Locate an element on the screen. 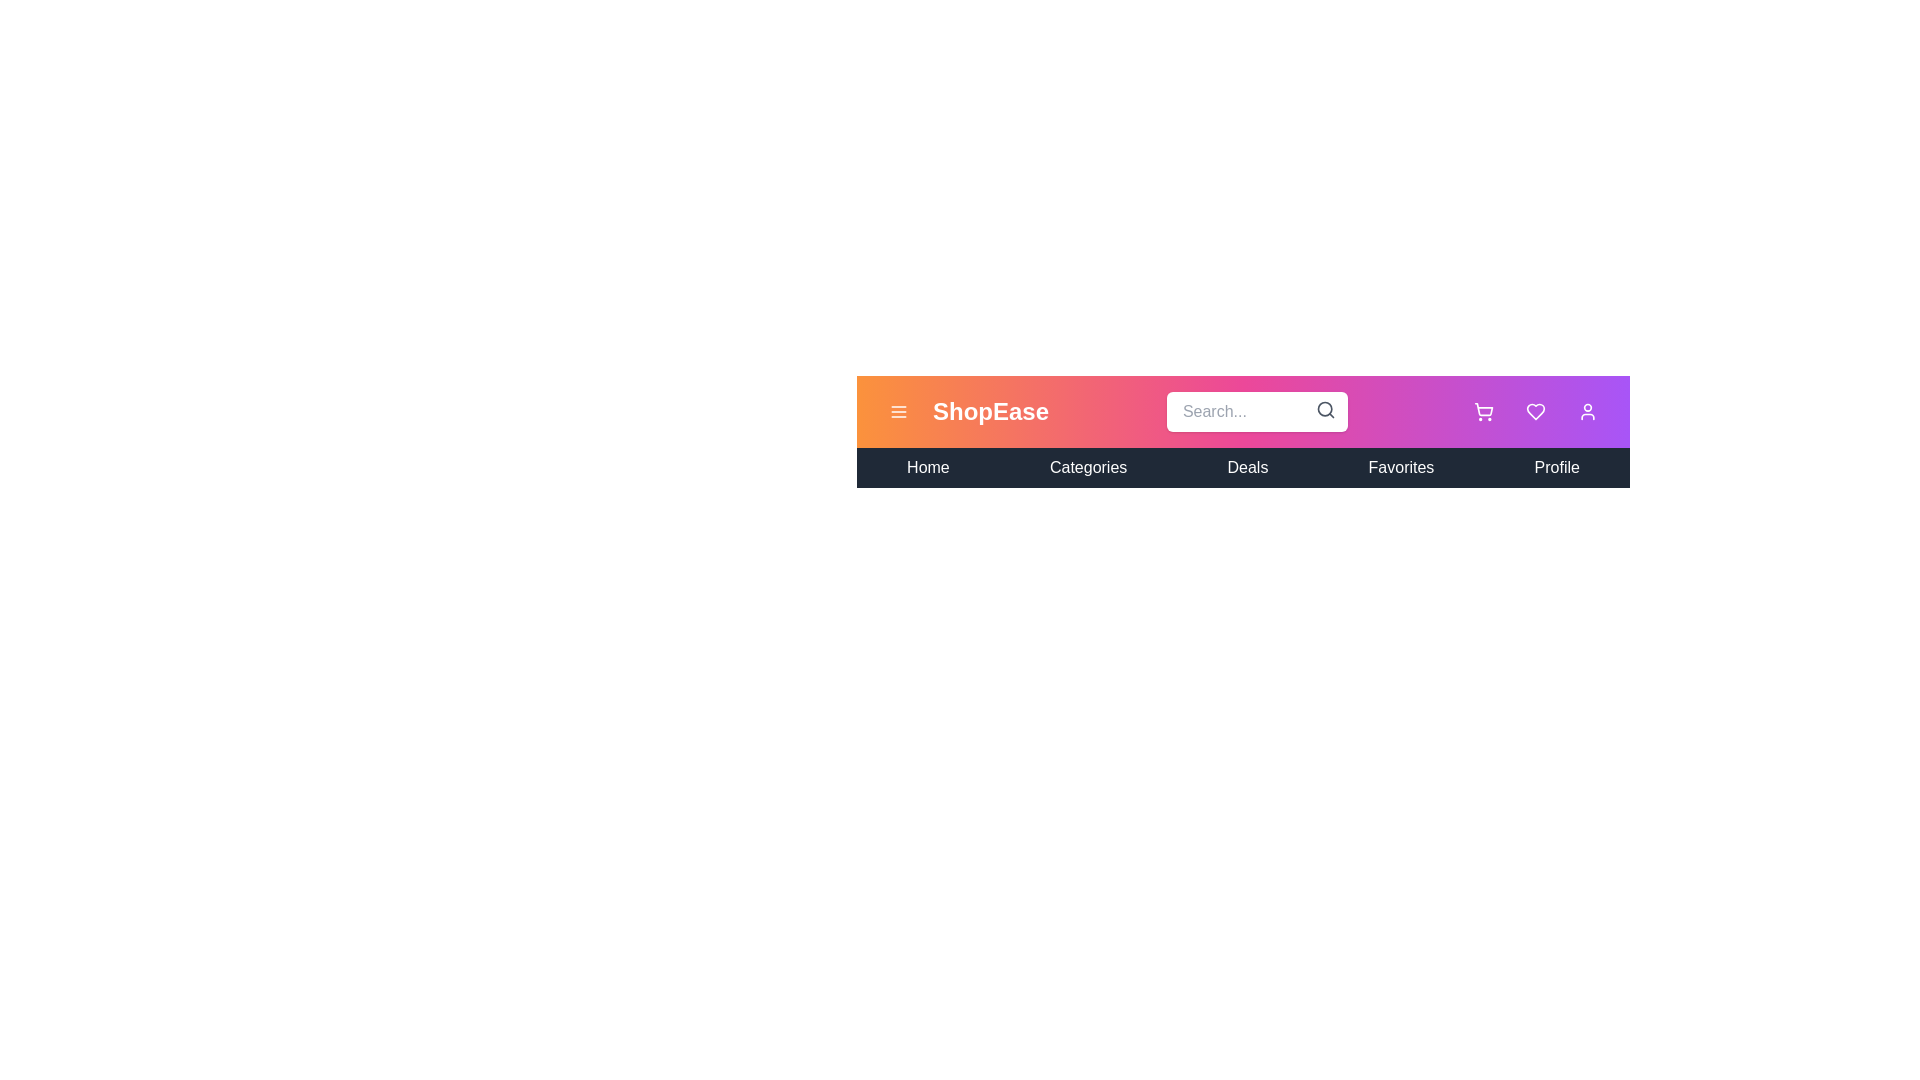  the Home from the navigation menu is located at coordinates (926, 467).